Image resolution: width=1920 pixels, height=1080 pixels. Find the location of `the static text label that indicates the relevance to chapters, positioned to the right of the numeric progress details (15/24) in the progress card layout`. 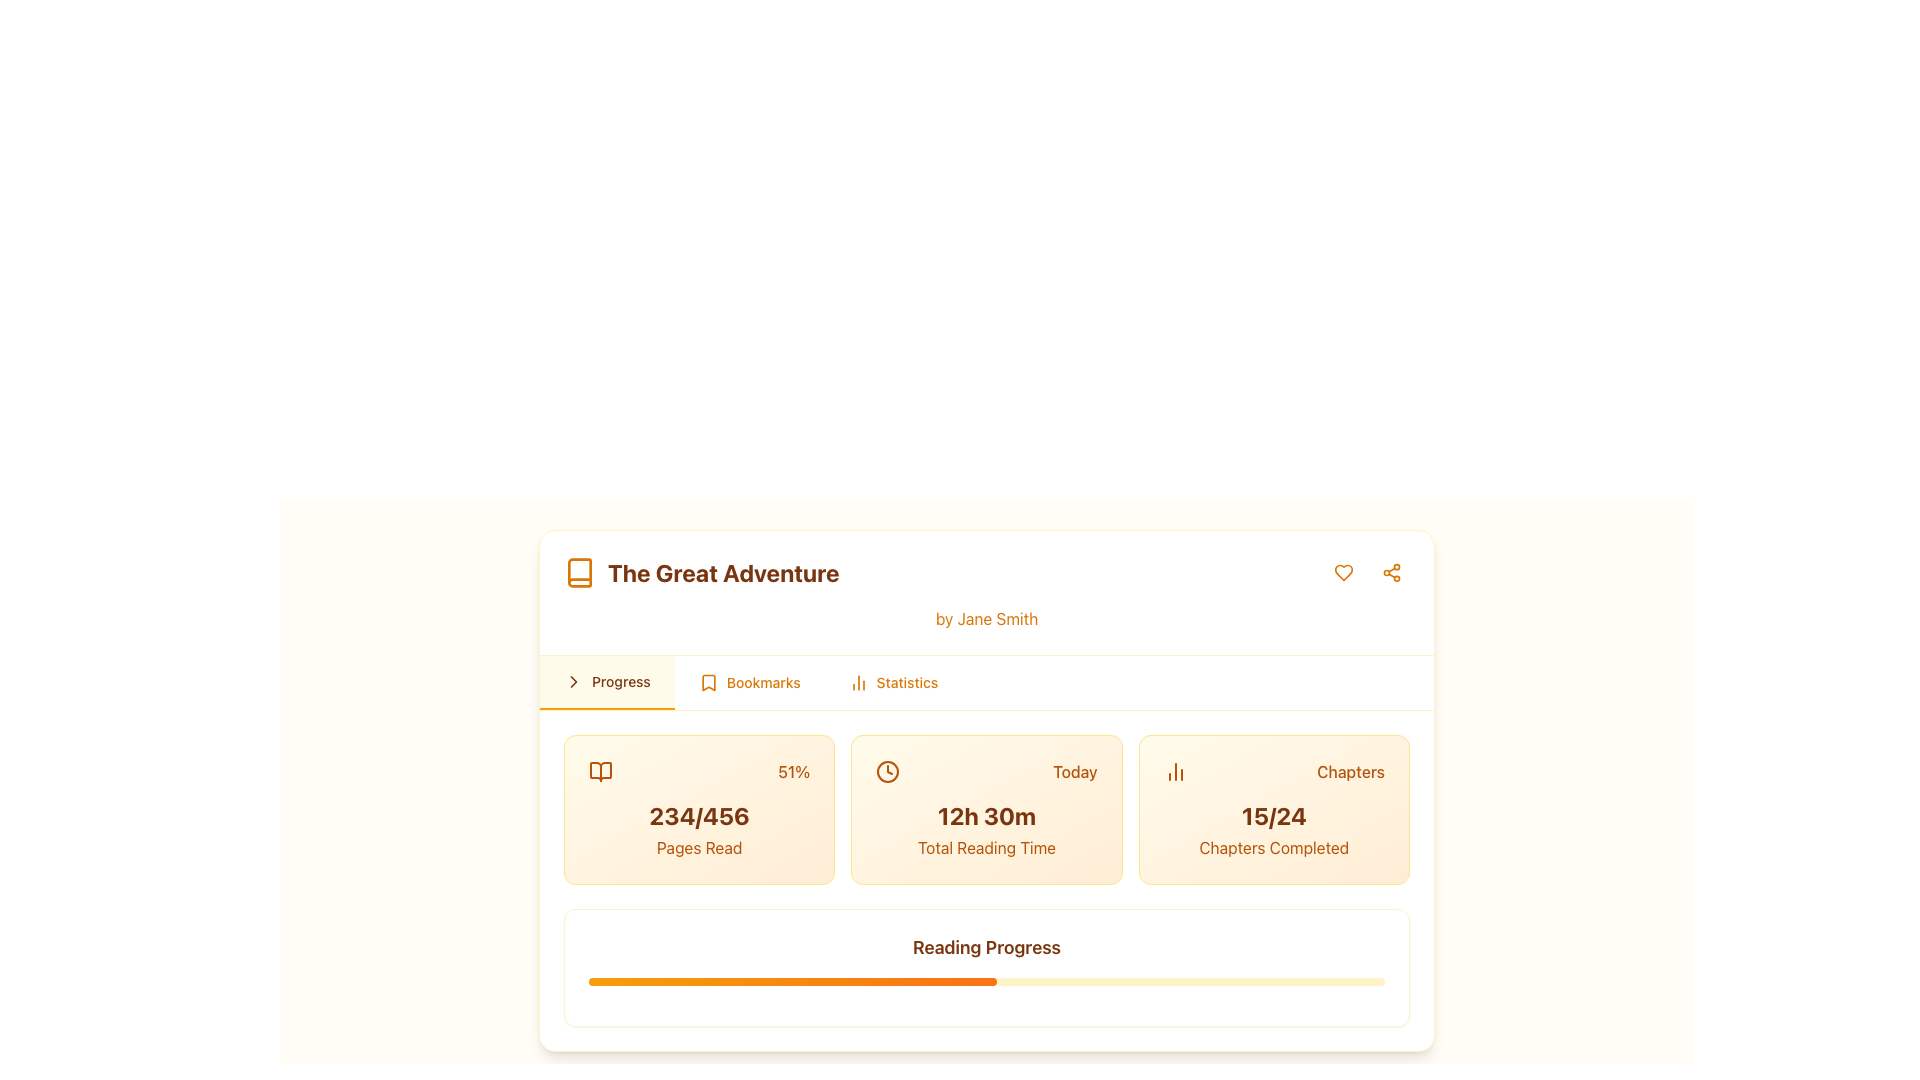

the static text label that indicates the relevance to chapters, positioned to the right of the numeric progress details (15/24) in the progress card layout is located at coordinates (1351, 770).